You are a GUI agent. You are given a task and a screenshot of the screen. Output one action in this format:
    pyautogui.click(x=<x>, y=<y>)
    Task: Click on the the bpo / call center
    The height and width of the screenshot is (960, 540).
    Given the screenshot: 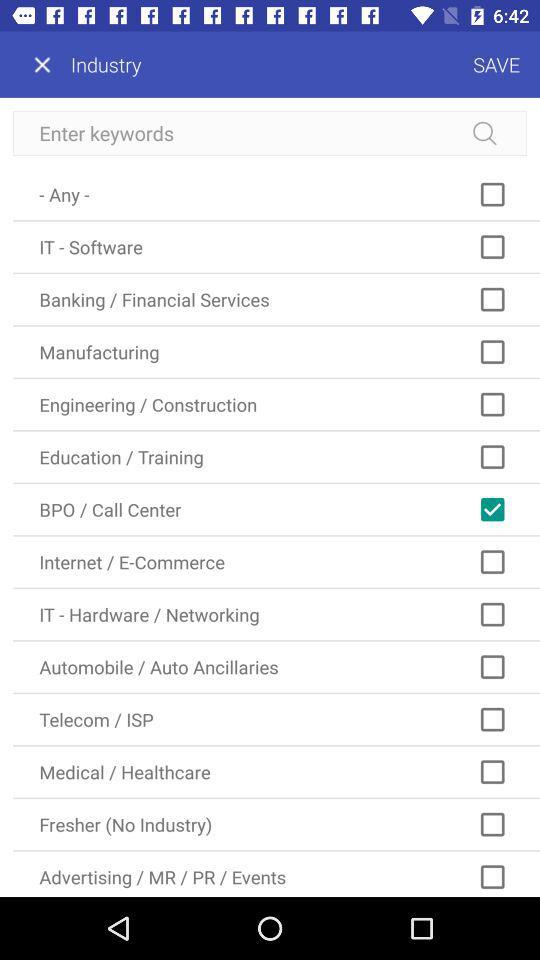 What is the action you would take?
    pyautogui.click(x=275, y=508)
    